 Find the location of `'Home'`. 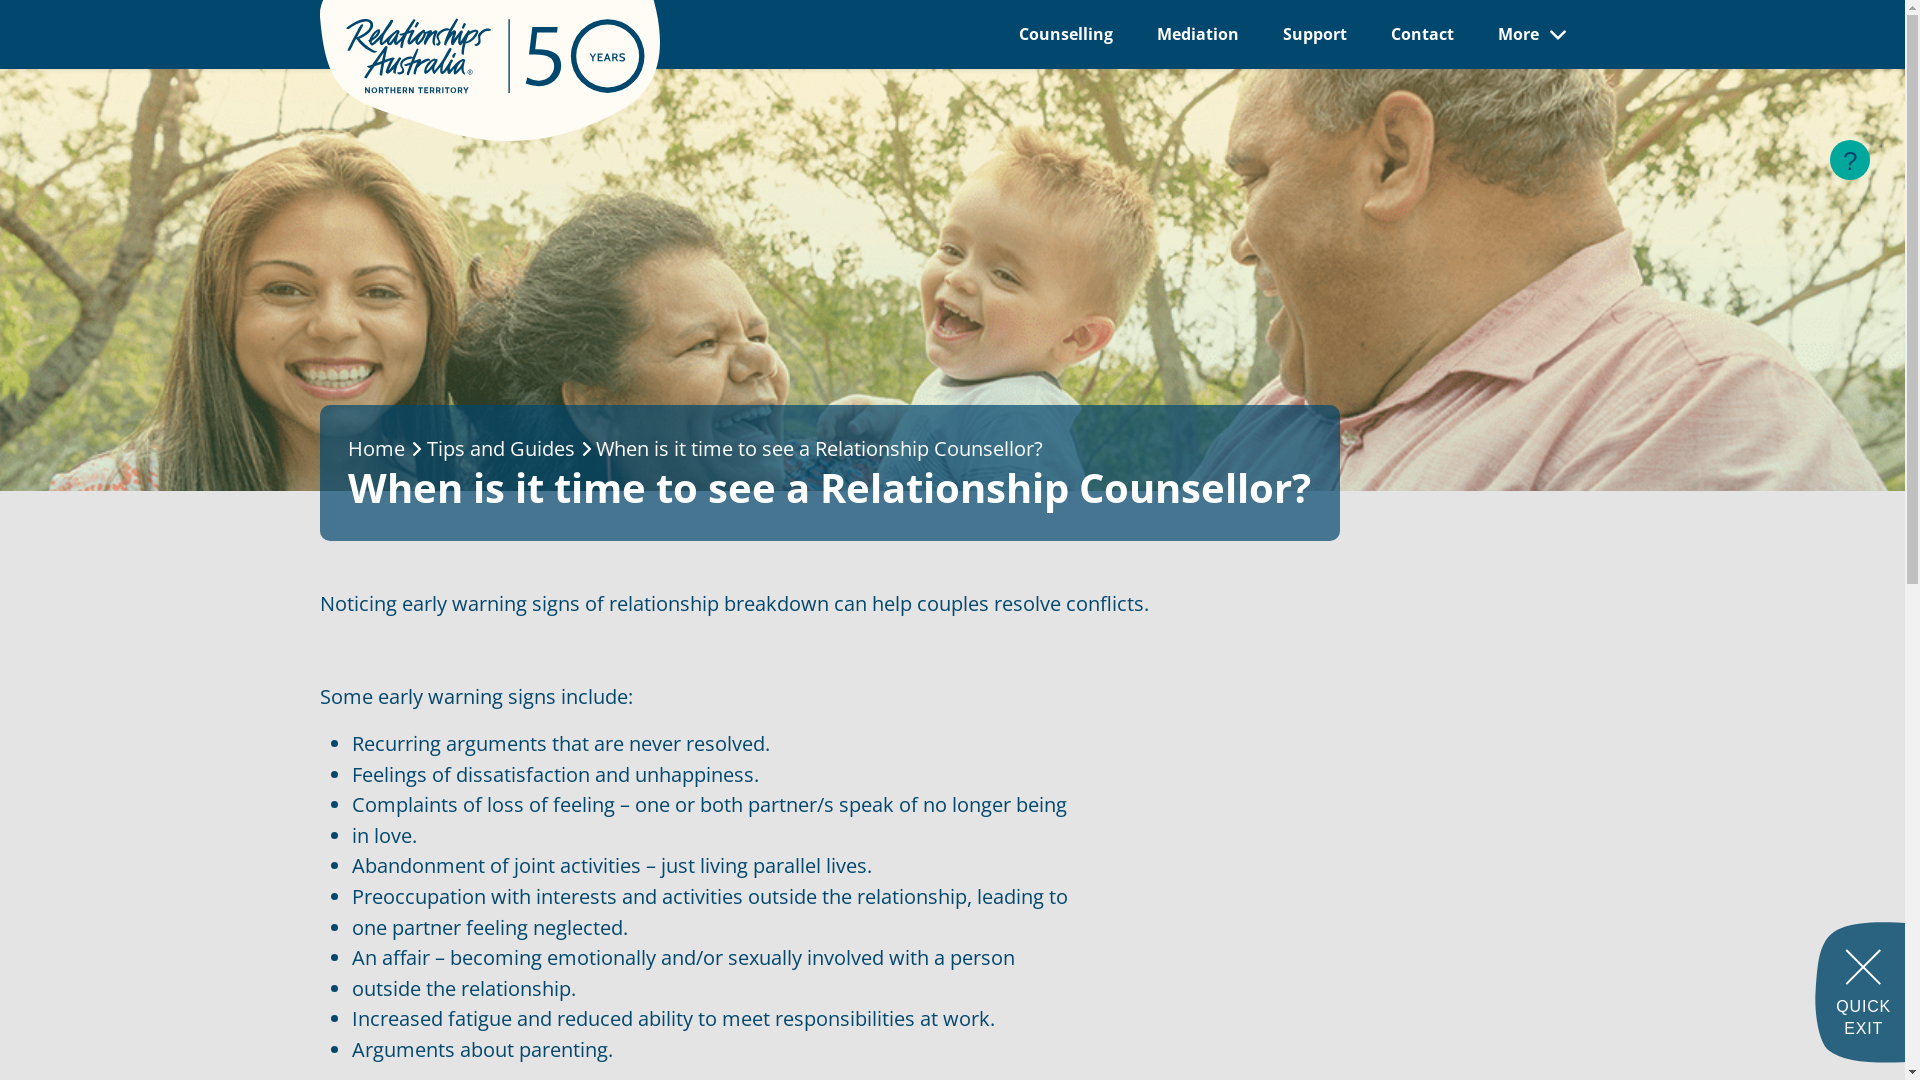

'Home' is located at coordinates (376, 447).